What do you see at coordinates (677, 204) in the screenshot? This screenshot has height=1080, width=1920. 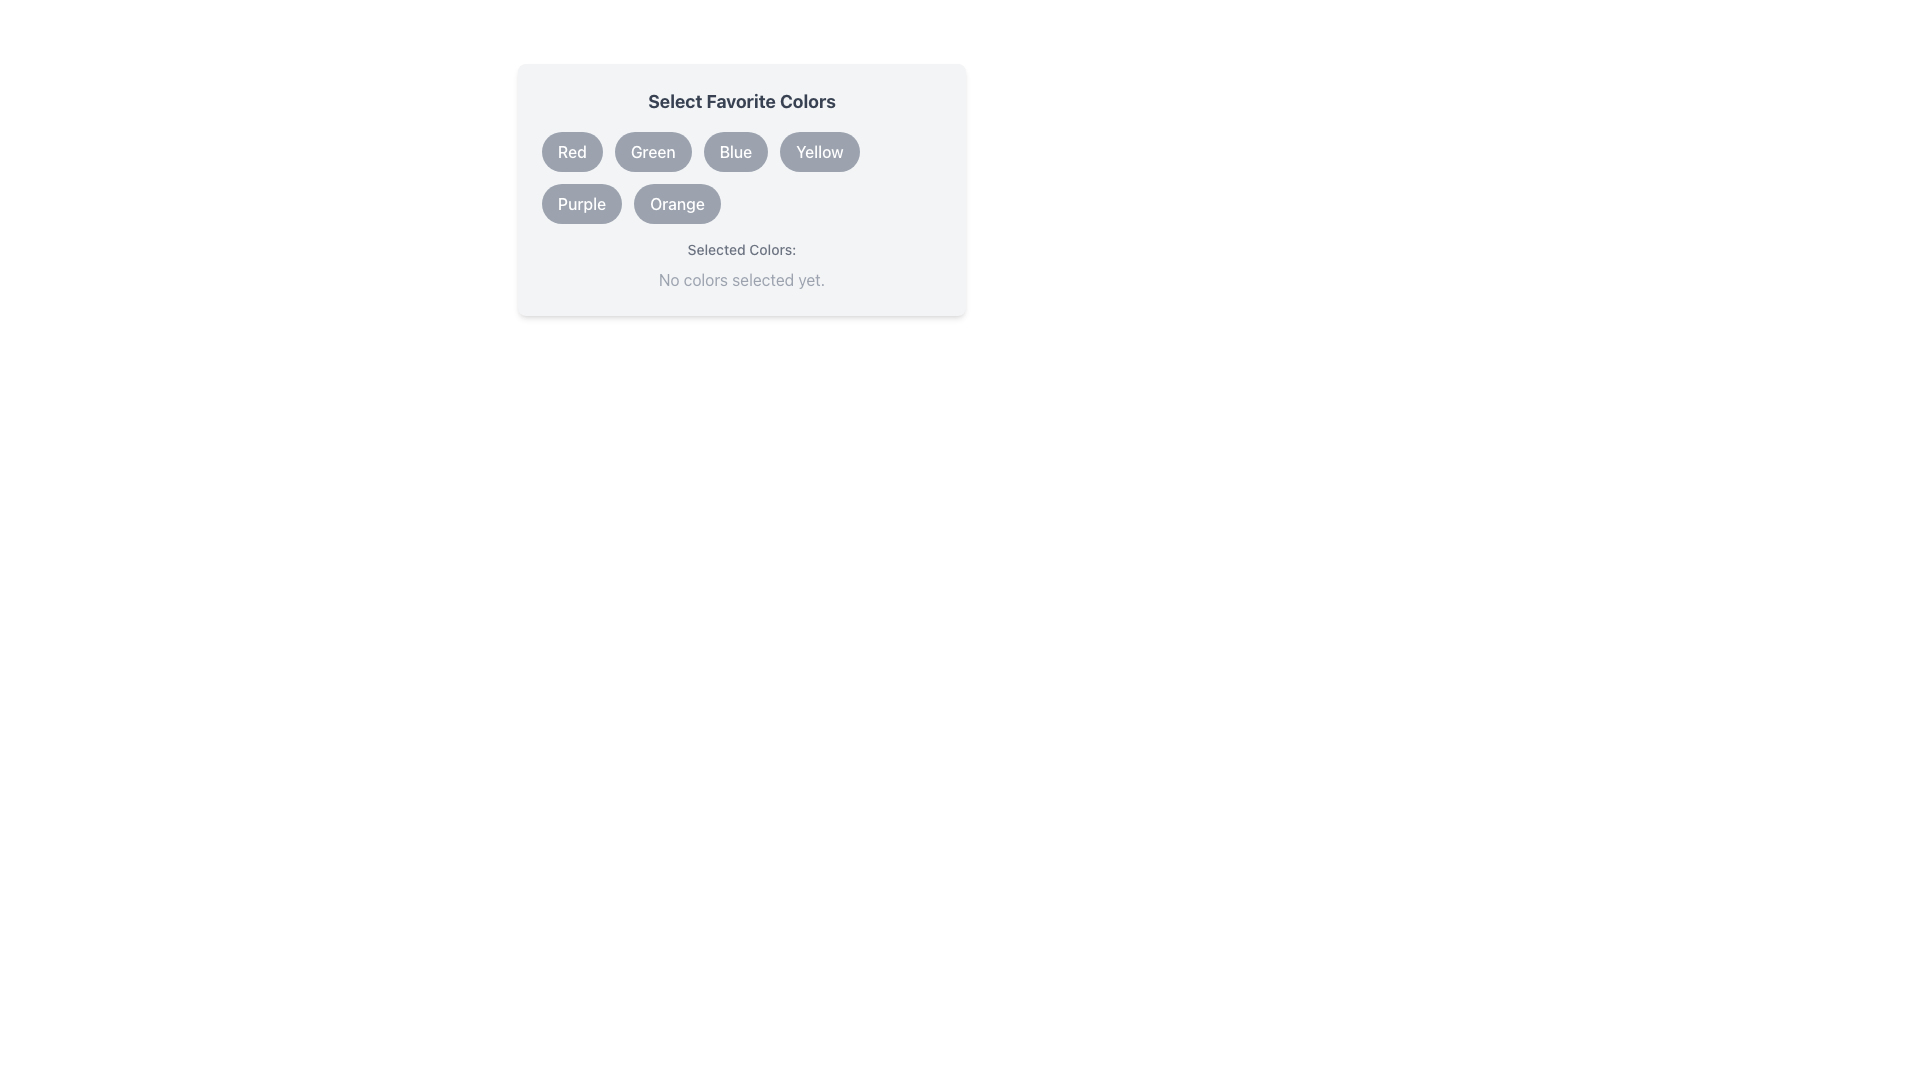 I see `the 'Orange' button, which has a gray background and white text` at bounding box center [677, 204].